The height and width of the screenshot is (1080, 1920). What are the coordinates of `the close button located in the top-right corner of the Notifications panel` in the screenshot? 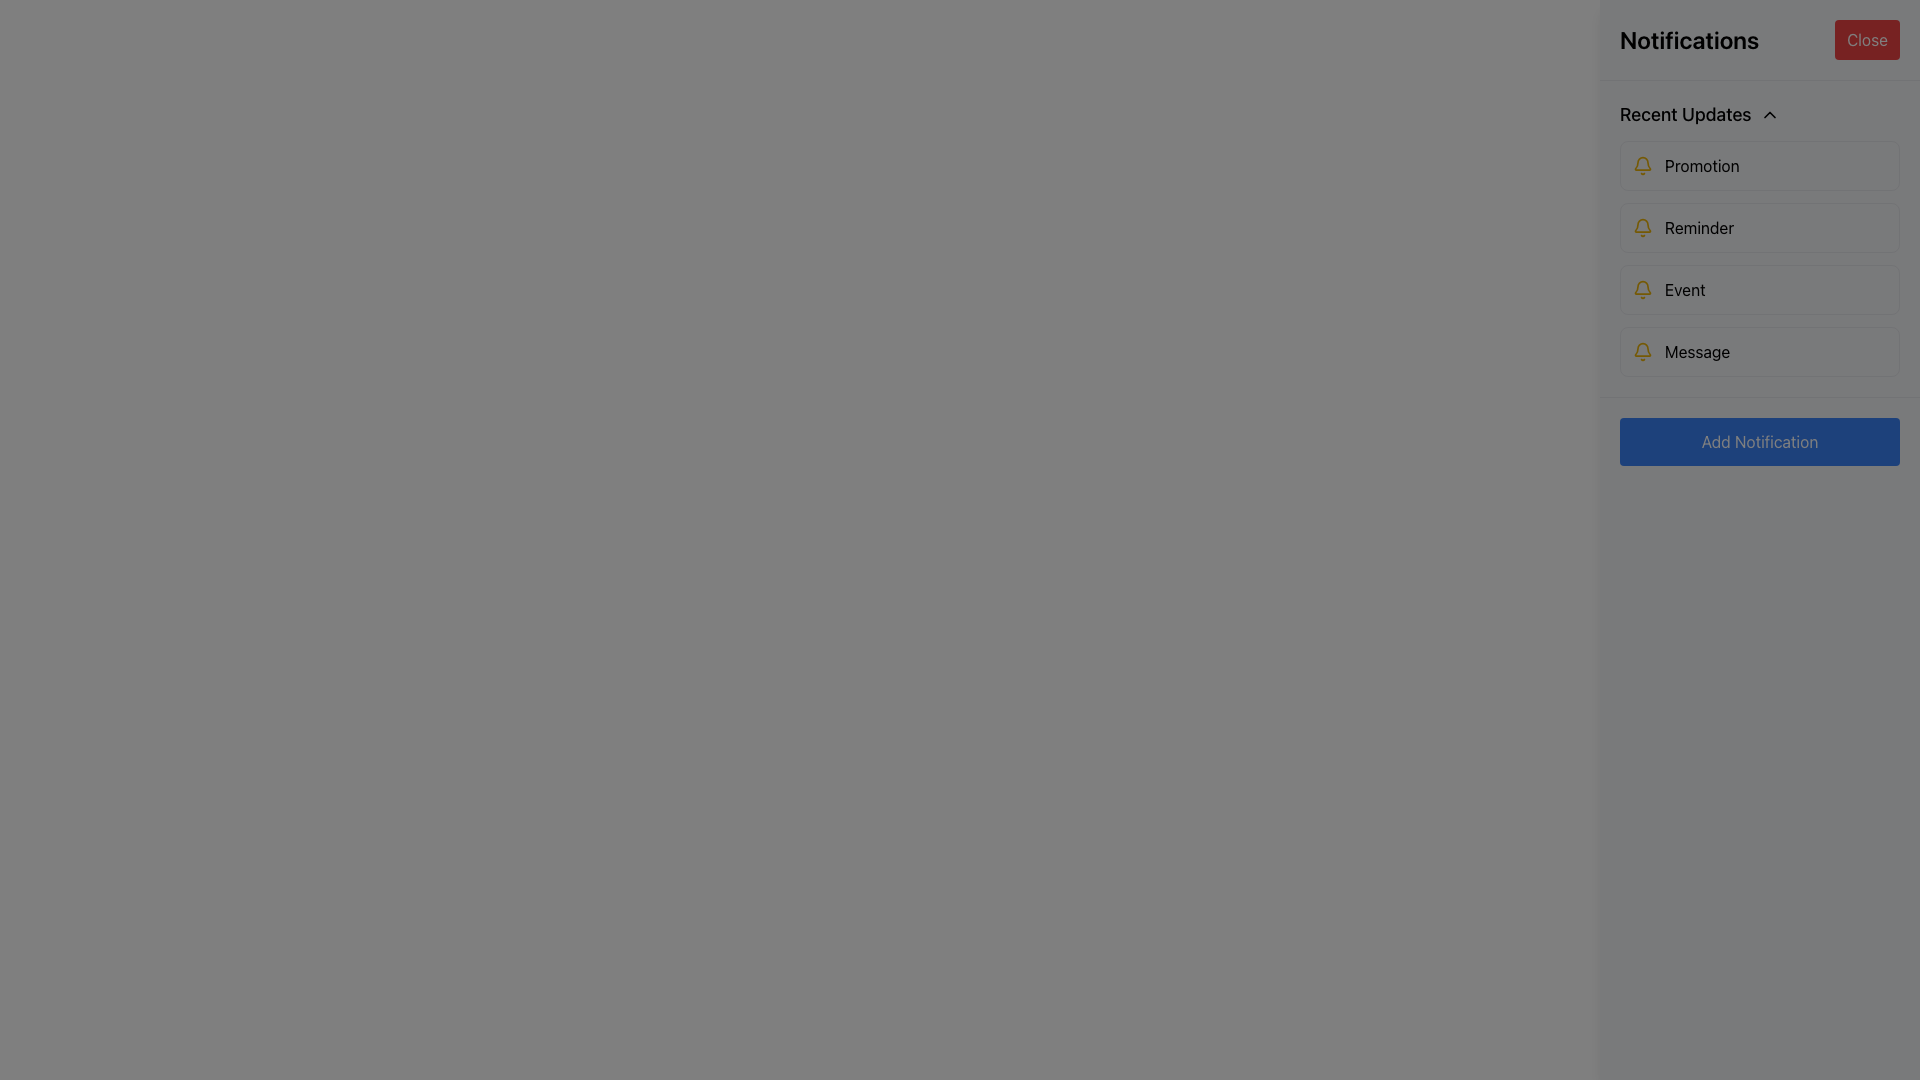 It's located at (1866, 39).